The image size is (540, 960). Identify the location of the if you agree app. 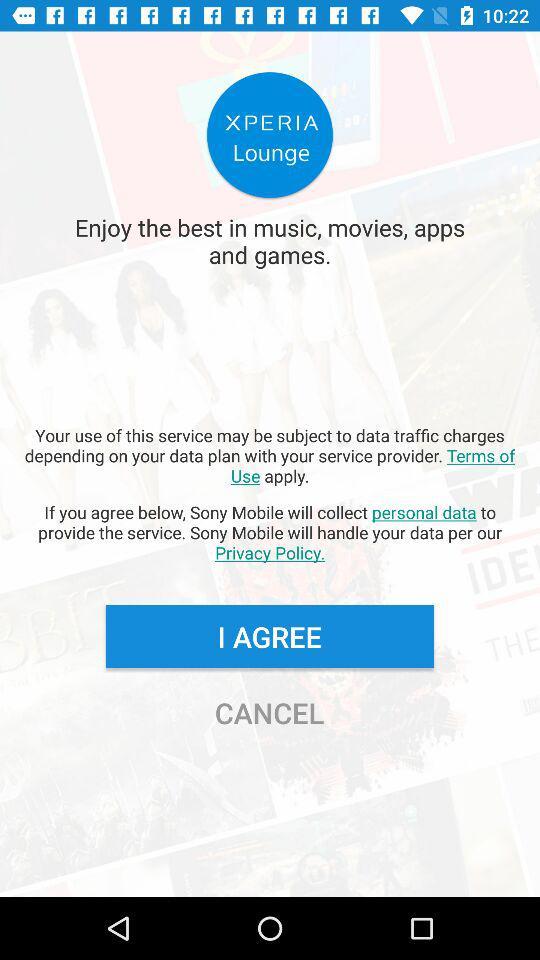
(270, 531).